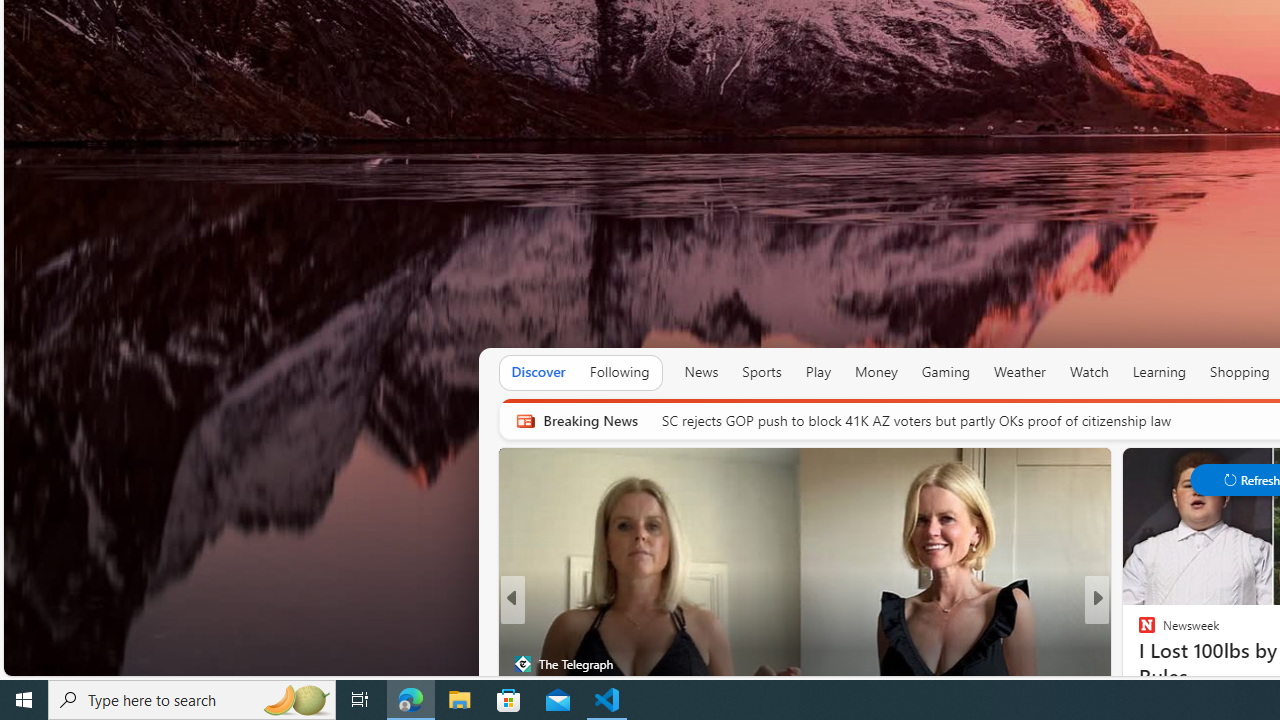 The height and width of the screenshot is (720, 1280). What do you see at coordinates (876, 371) in the screenshot?
I see `'Money'` at bounding box center [876, 371].